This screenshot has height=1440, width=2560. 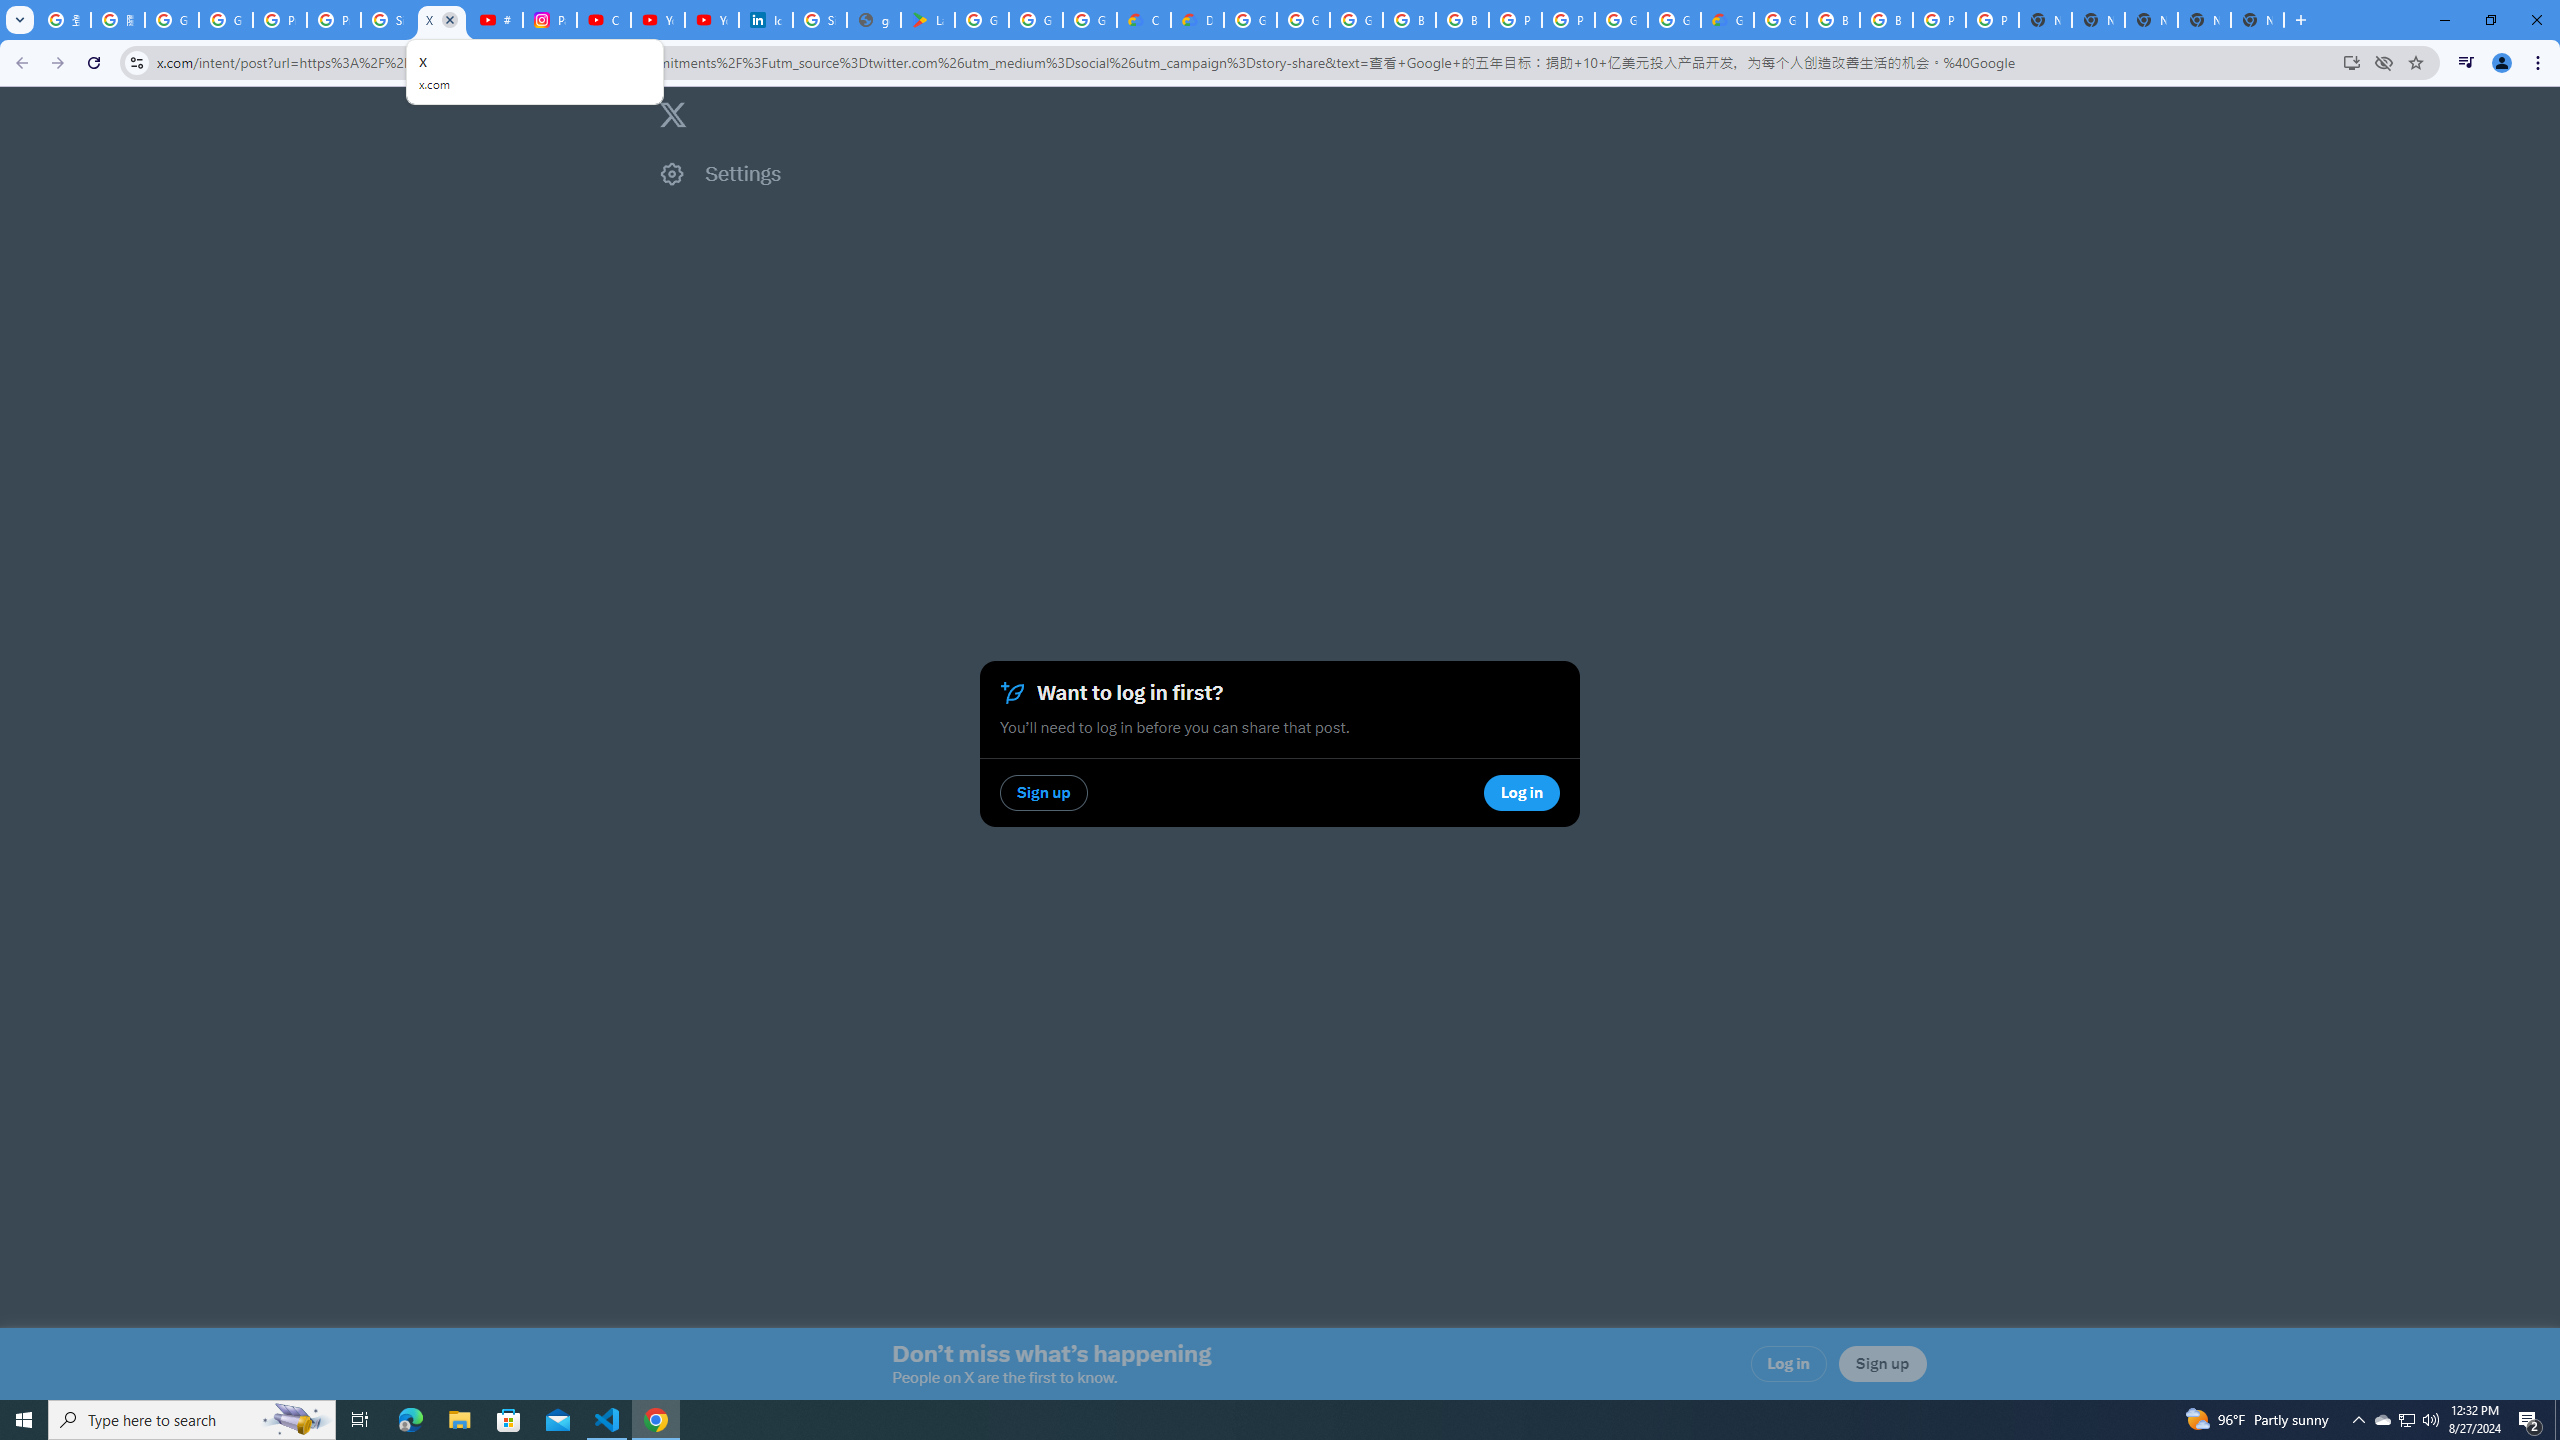 I want to click on 'Control your music, videos, and more', so click(x=2466, y=62).